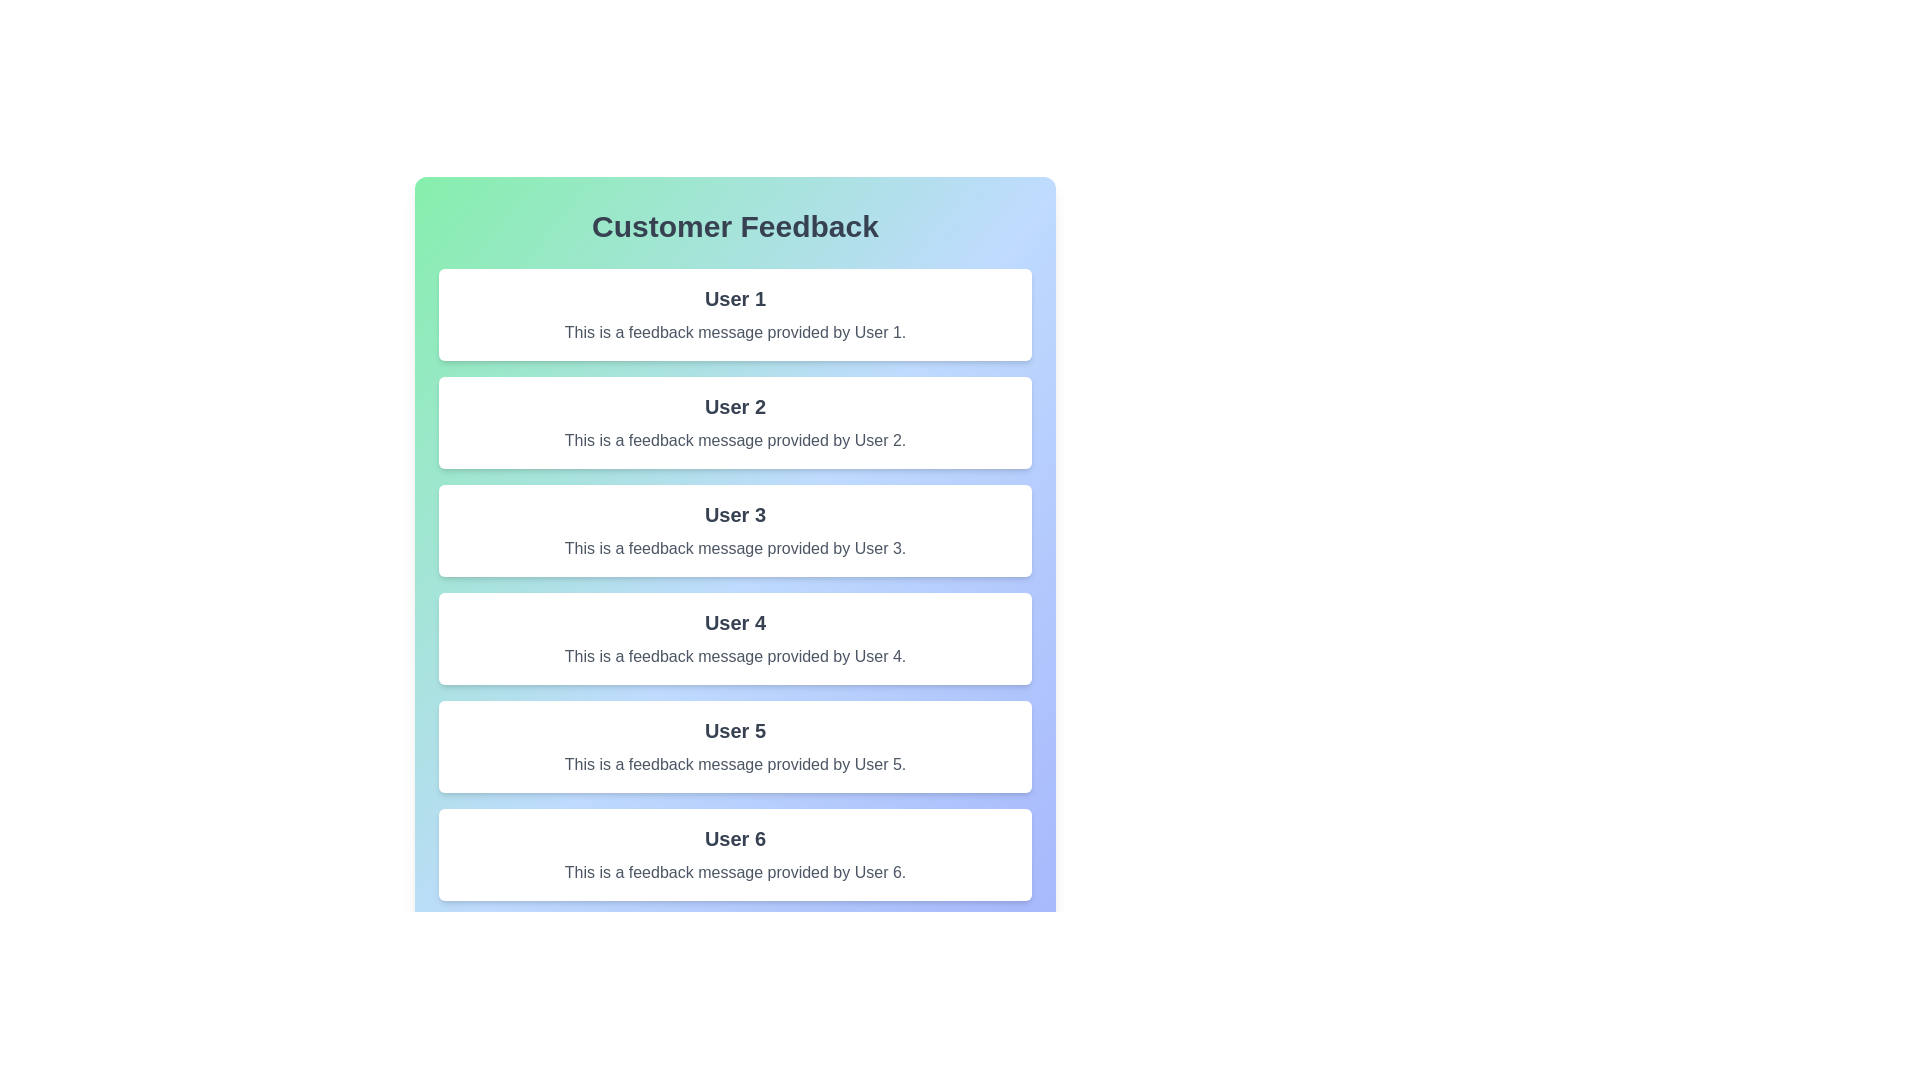 The width and height of the screenshot is (1920, 1080). What do you see at coordinates (734, 331) in the screenshot?
I see `feedback message displayed in the text field located below 'User 1' in the first feedback card` at bounding box center [734, 331].